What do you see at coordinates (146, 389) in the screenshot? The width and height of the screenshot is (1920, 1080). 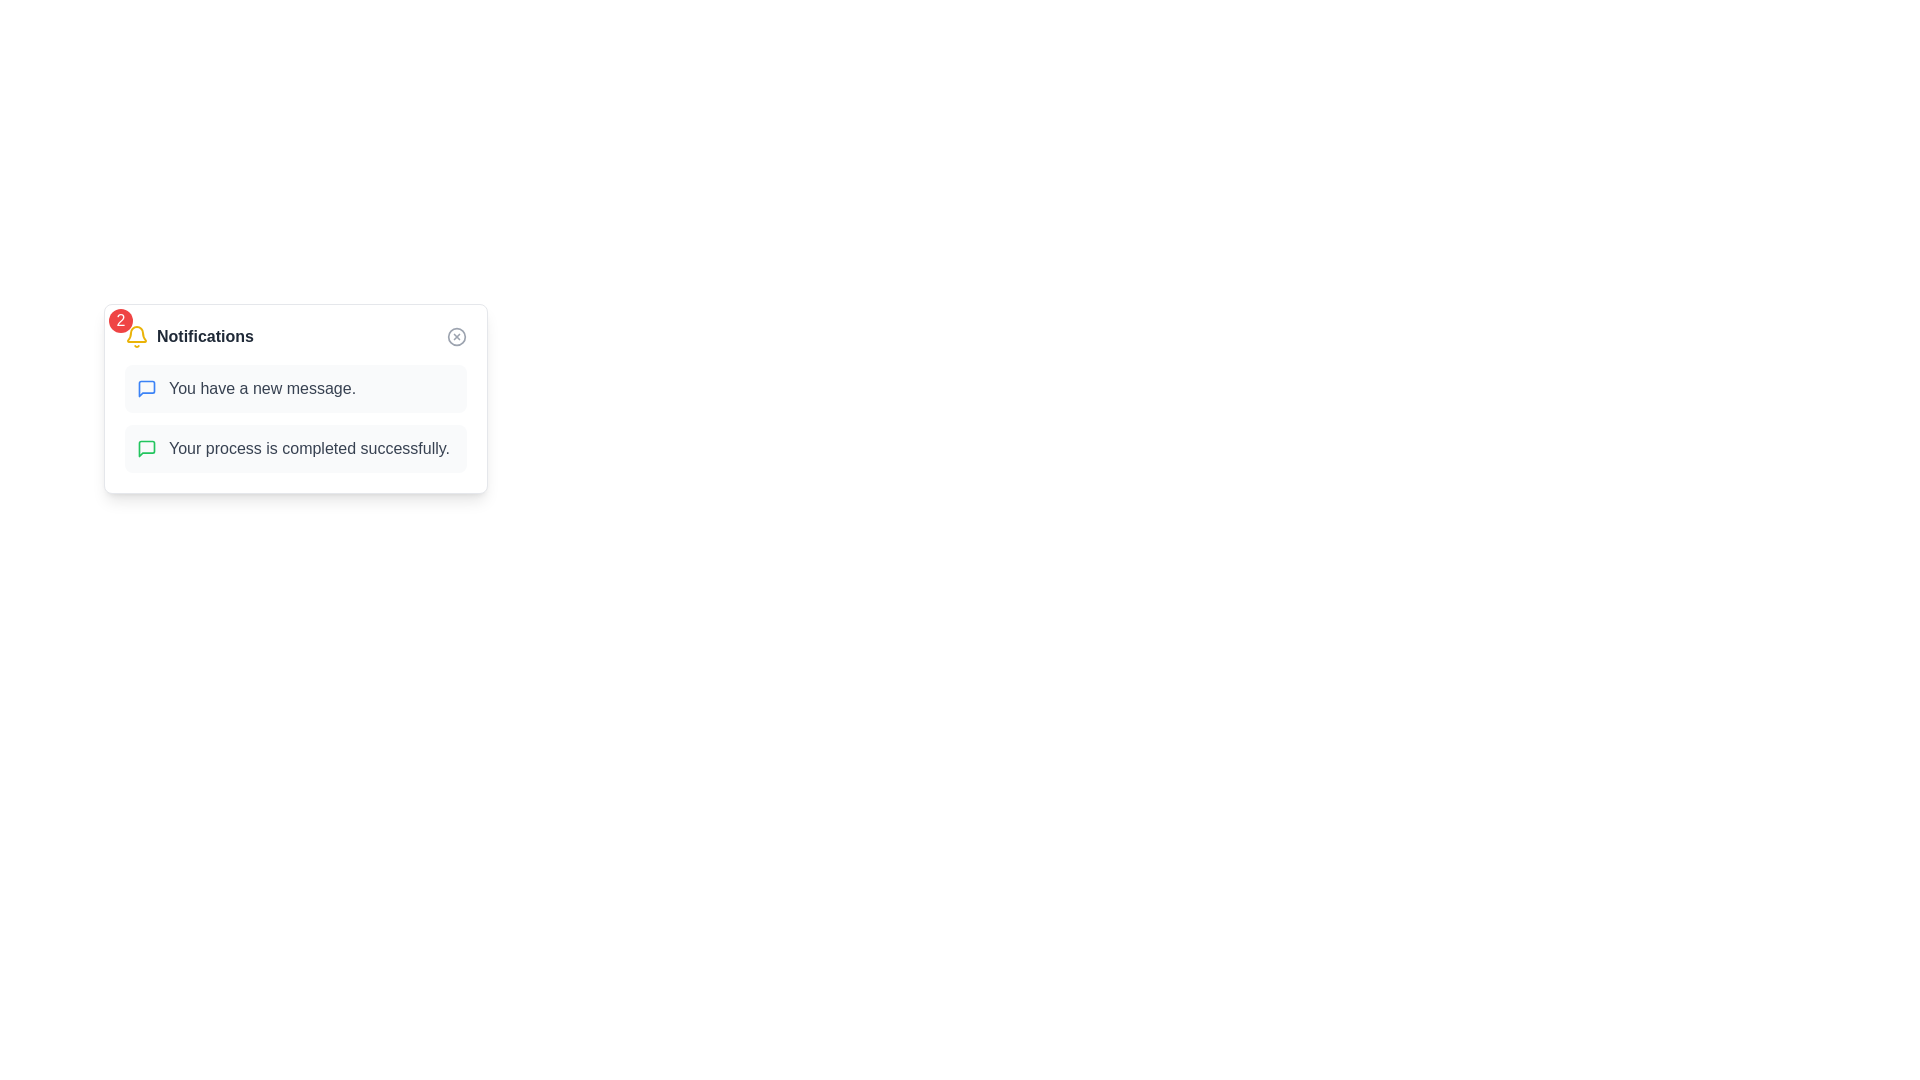 I see `the message notification icon located to the left of the text 'You have a new message.' within the notification card in the 'Notifications' section` at bounding box center [146, 389].